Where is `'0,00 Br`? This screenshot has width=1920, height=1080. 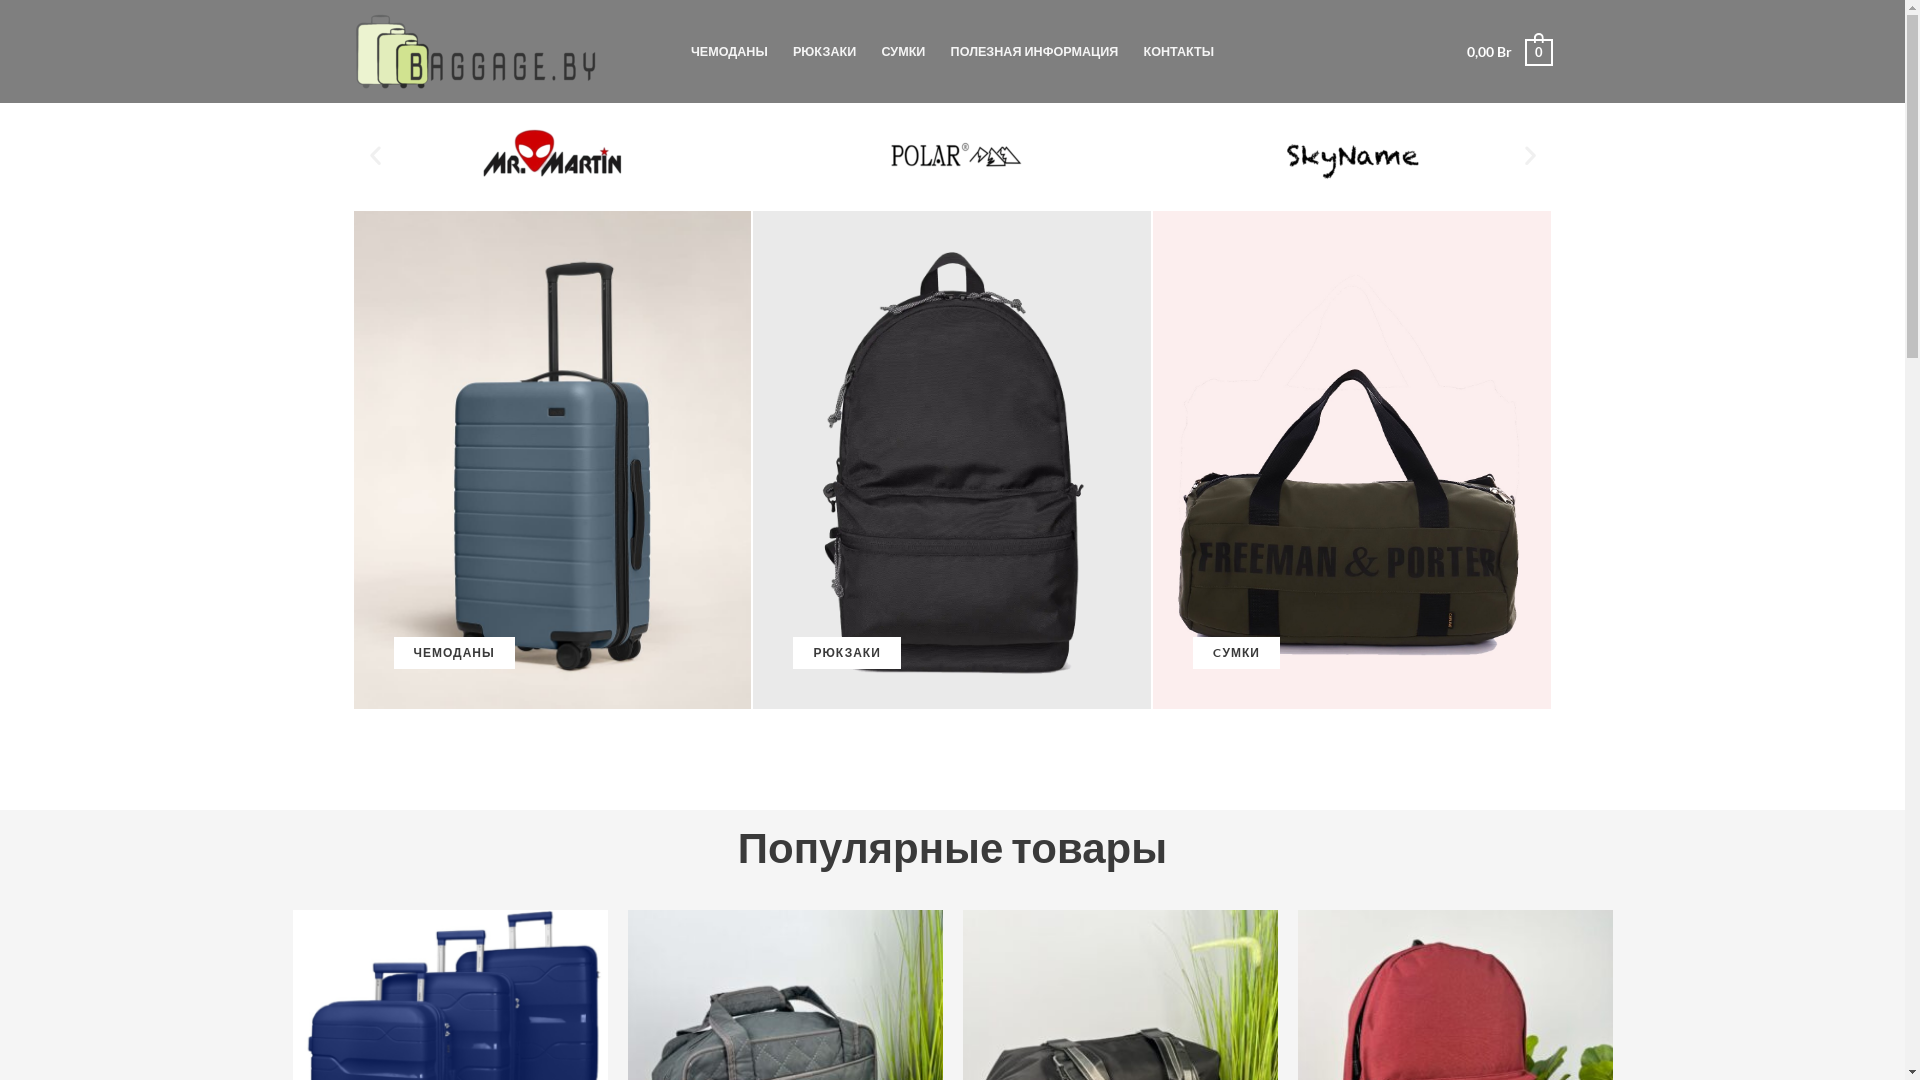 '0,00 Br is located at coordinates (1508, 50).